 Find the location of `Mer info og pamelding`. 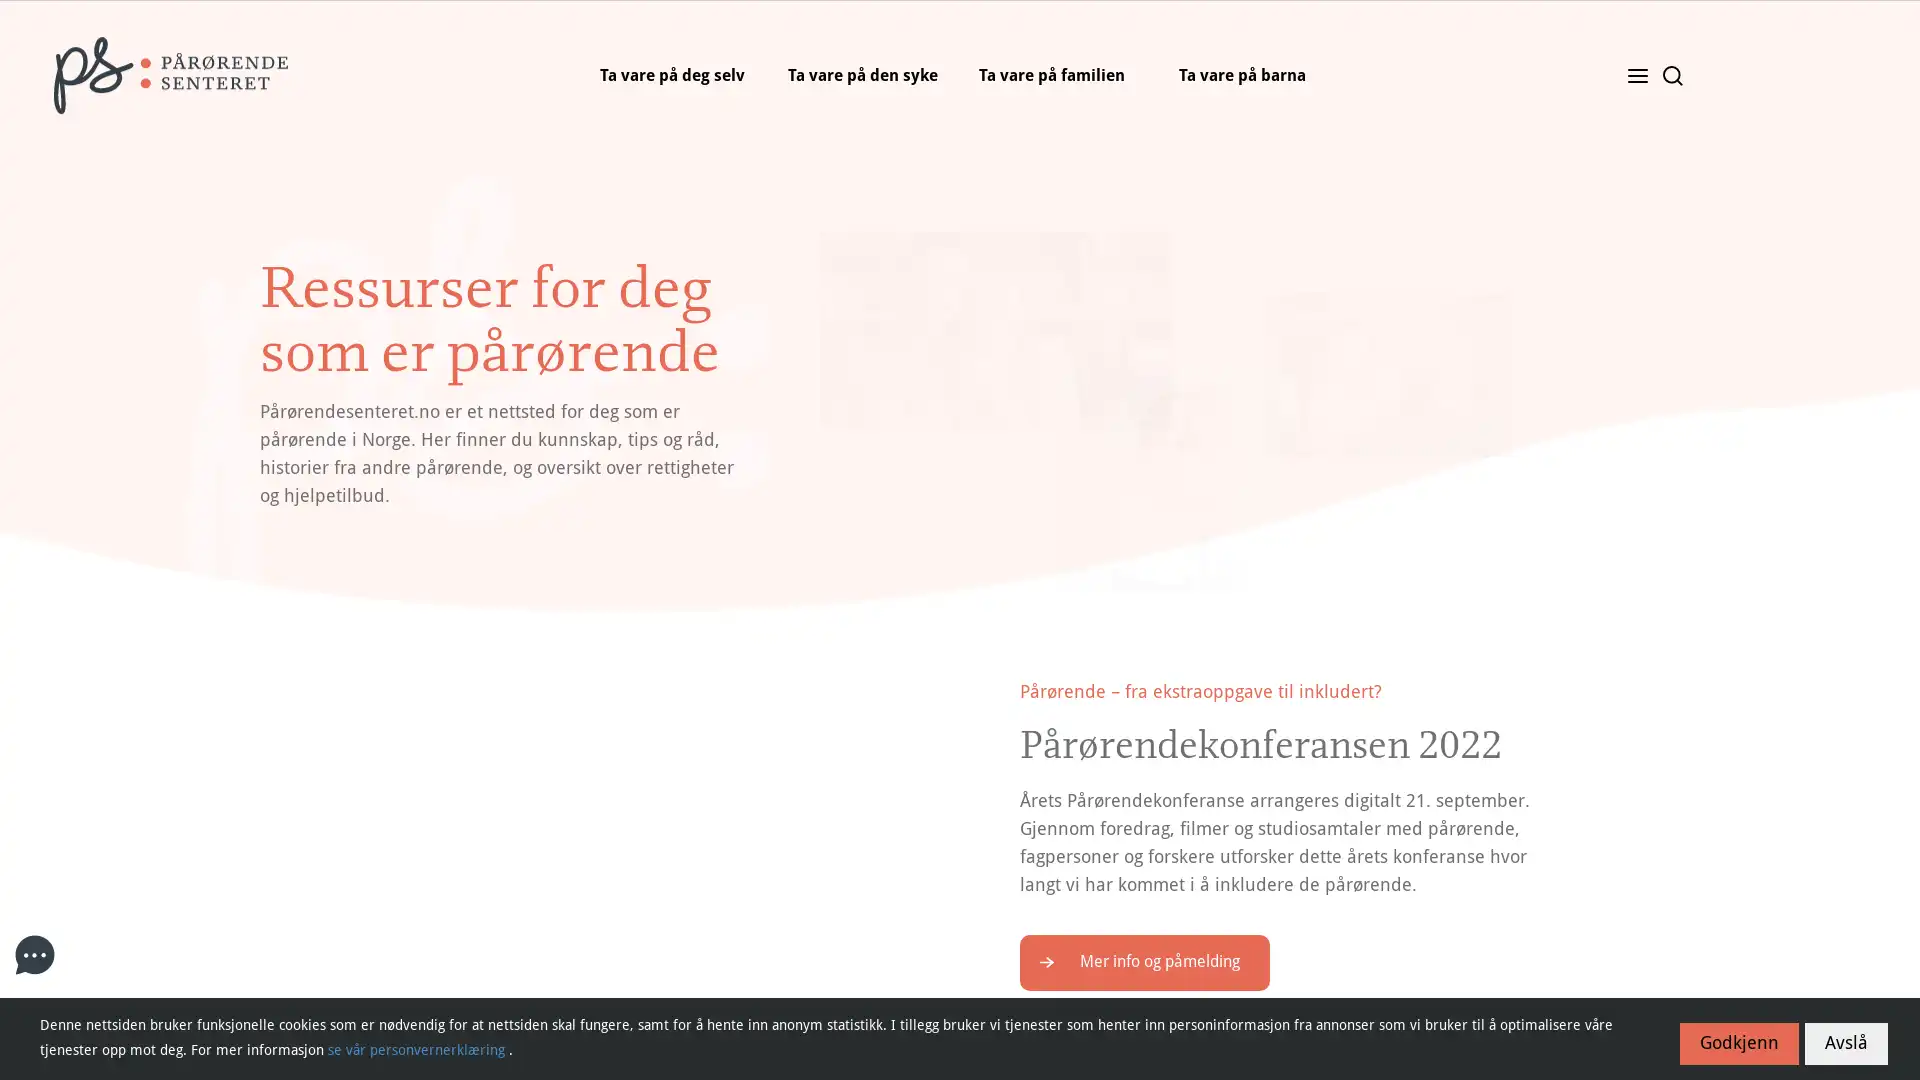

Mer info og pamelding is located at coordinates (1145, 960).